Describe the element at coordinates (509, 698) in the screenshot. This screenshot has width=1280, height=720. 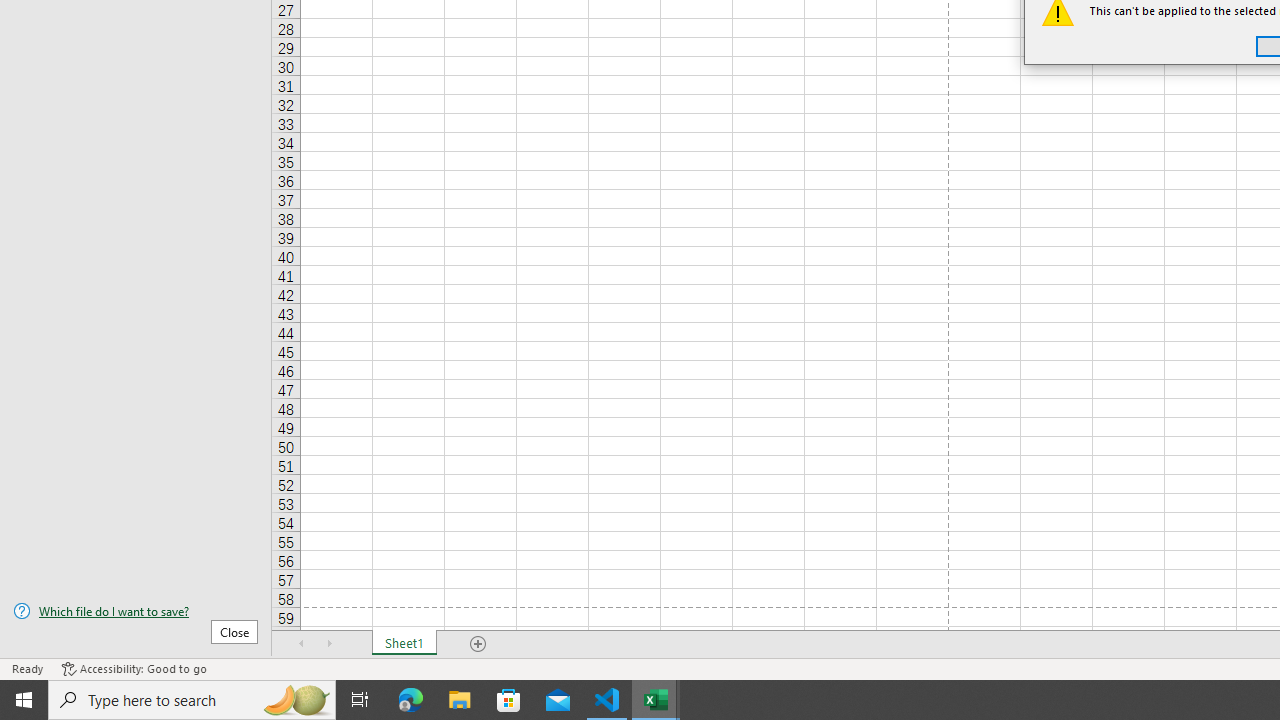
I see `'Microsoft Store'` at that location.